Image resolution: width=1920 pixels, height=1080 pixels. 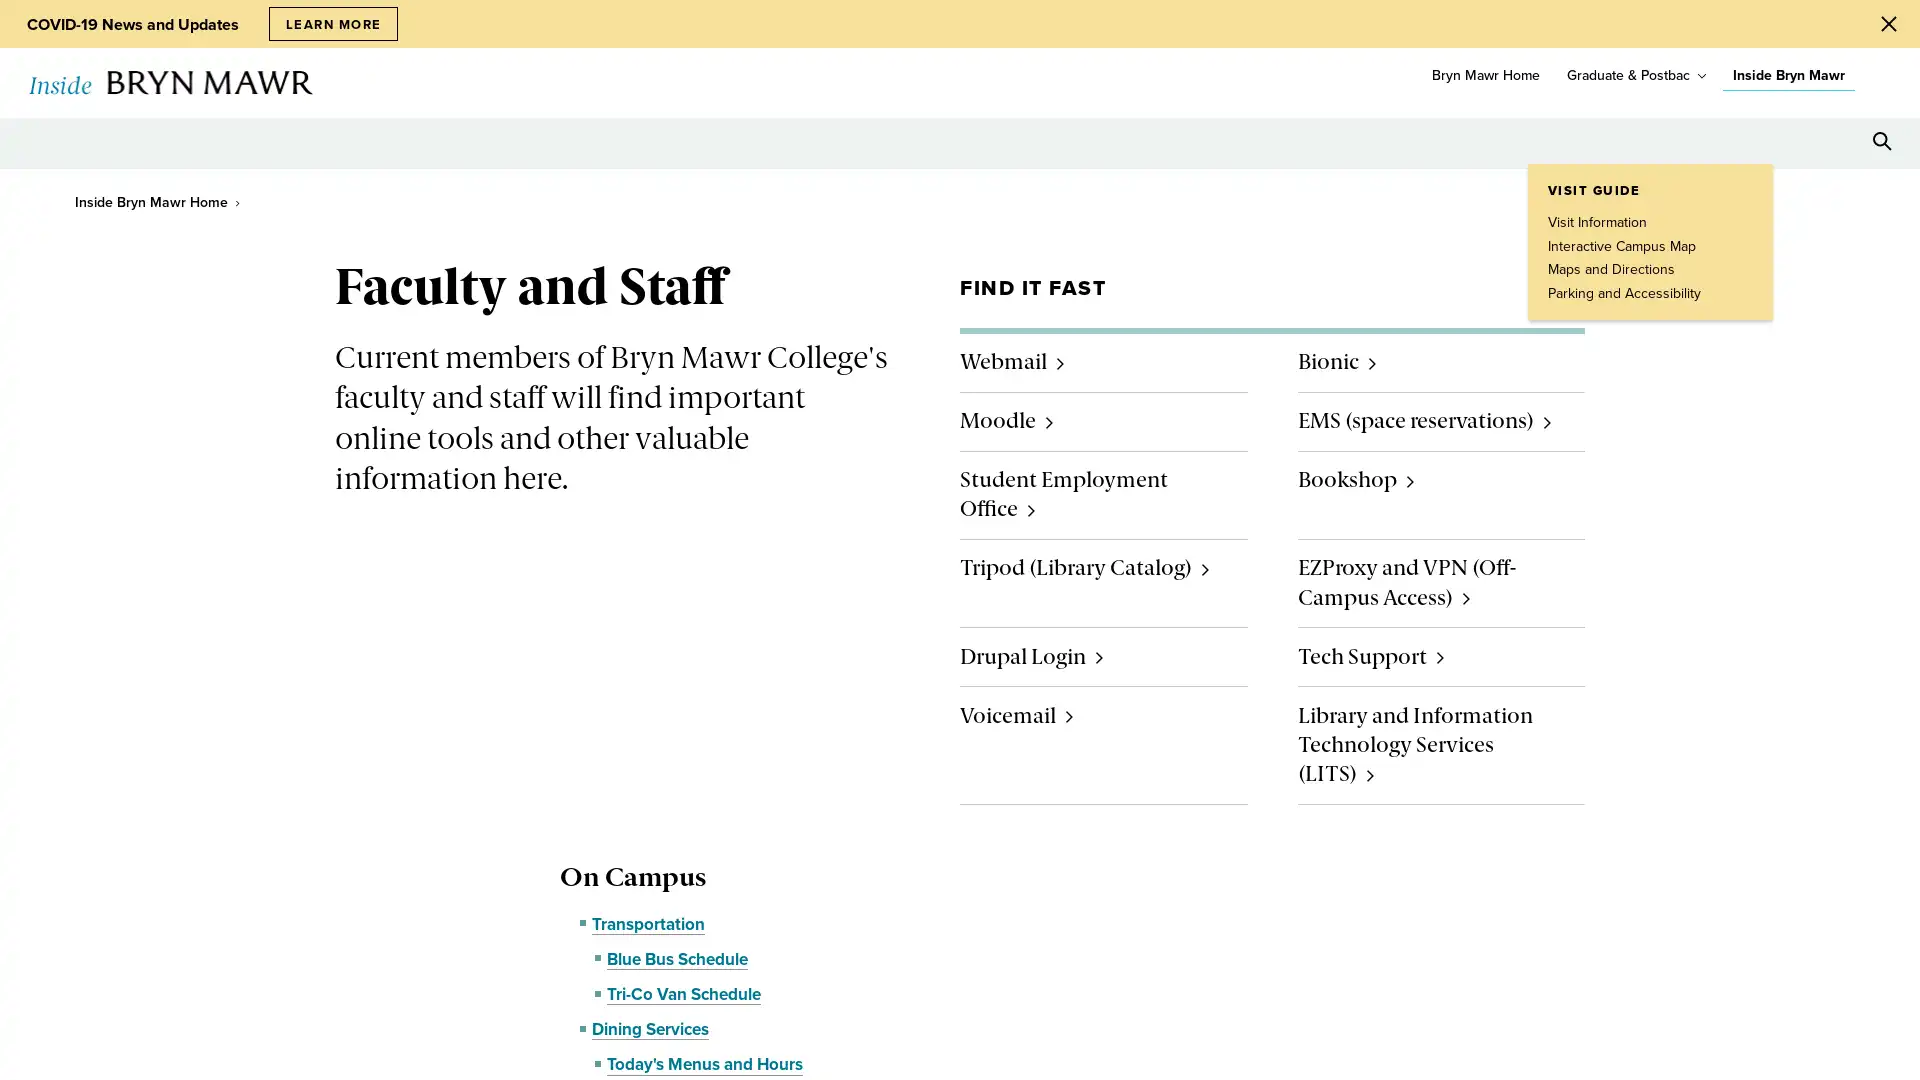 What do you see at coordinates (1733, 139) in the screenshot?
I see `Open Location menu` at bounding box center [1733, 139].